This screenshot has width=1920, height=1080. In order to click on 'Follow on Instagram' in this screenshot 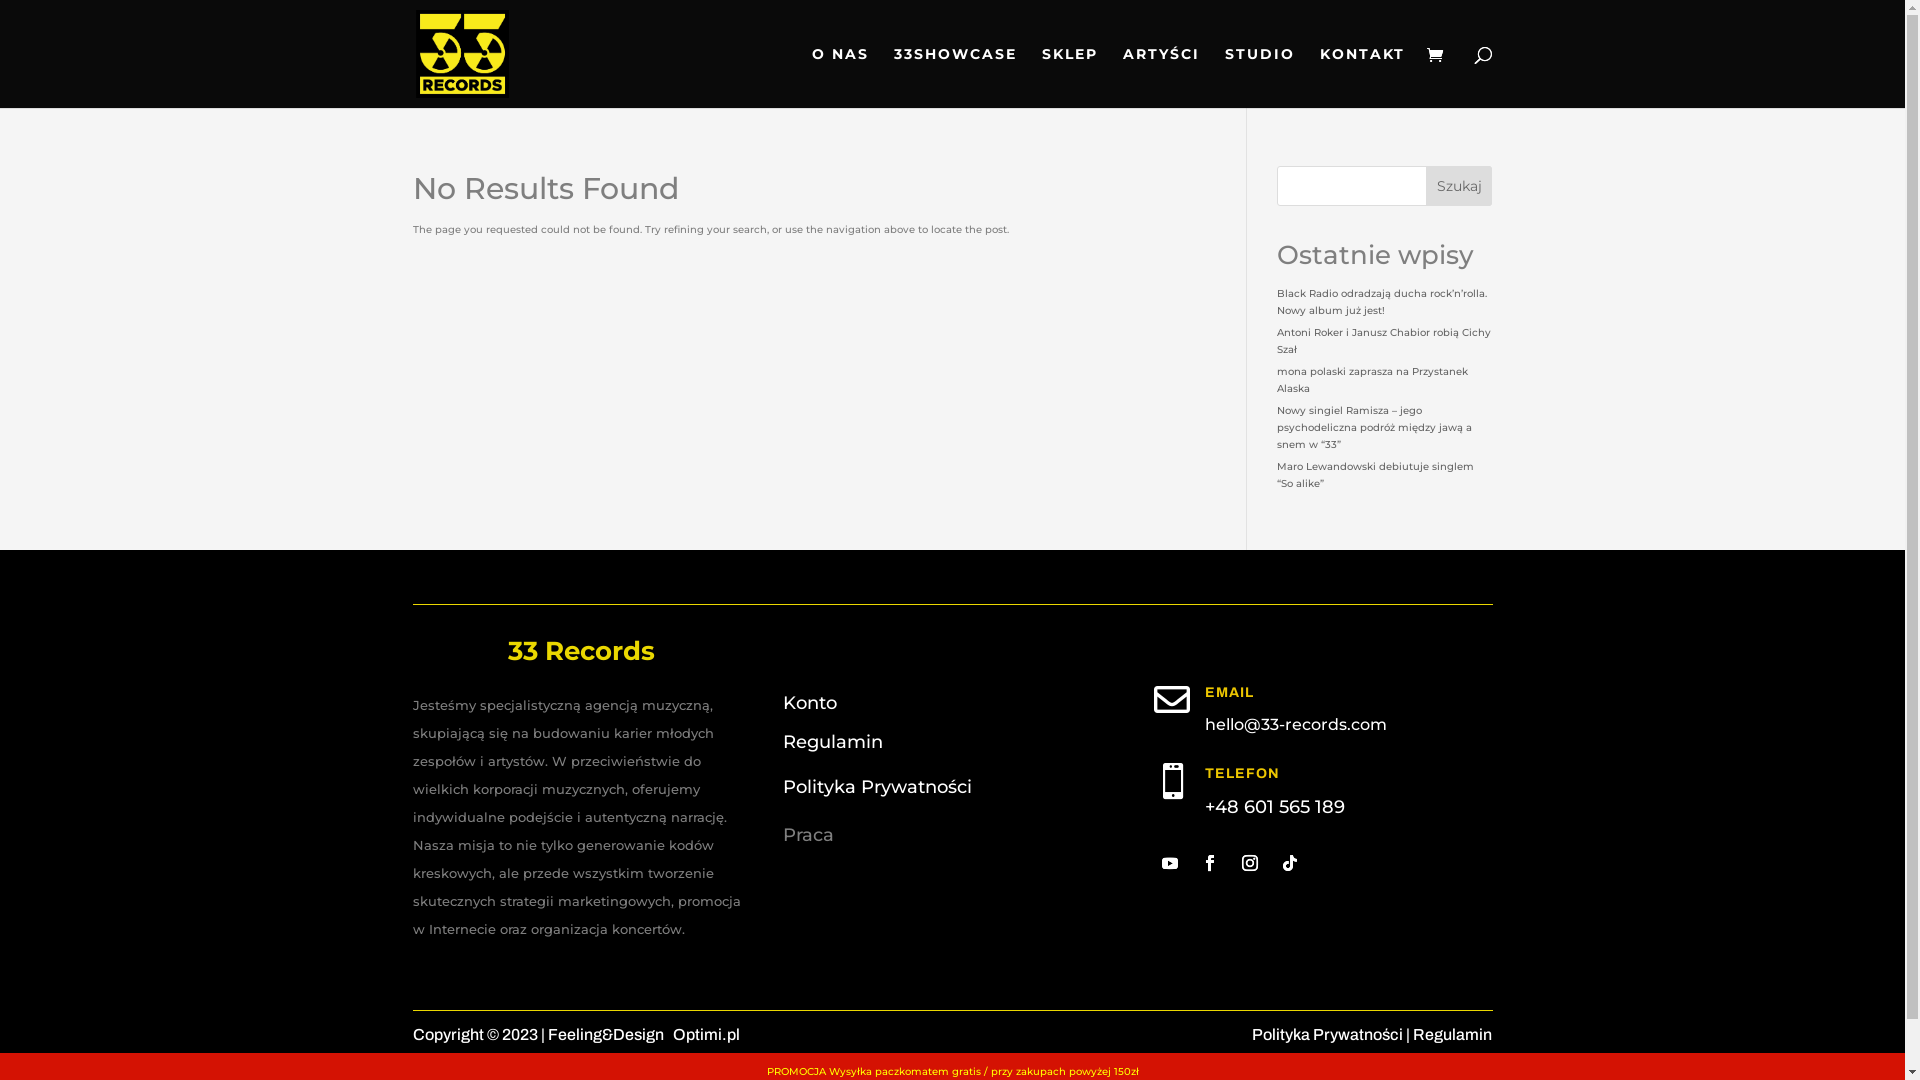, I will do `click(1248, 862)`.